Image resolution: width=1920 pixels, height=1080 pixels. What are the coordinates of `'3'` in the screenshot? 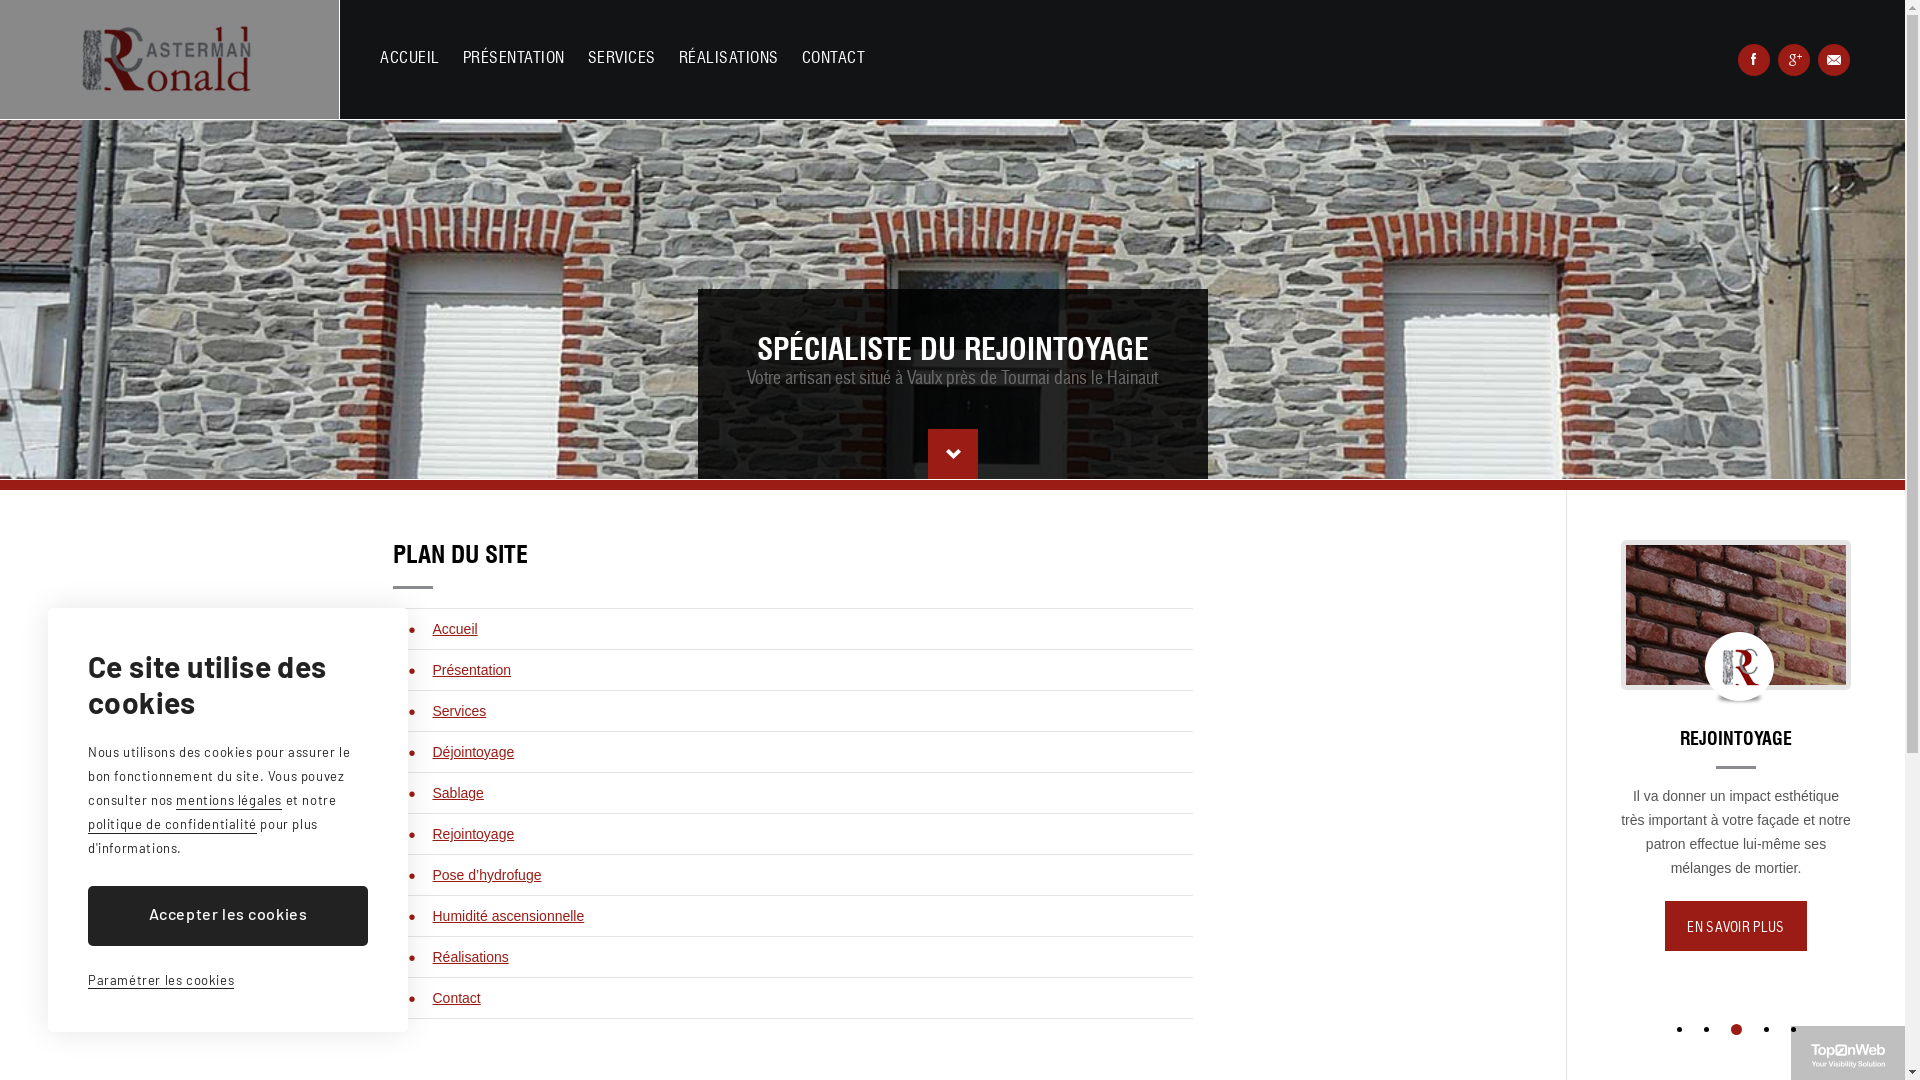 It's located at (1737, 1028).